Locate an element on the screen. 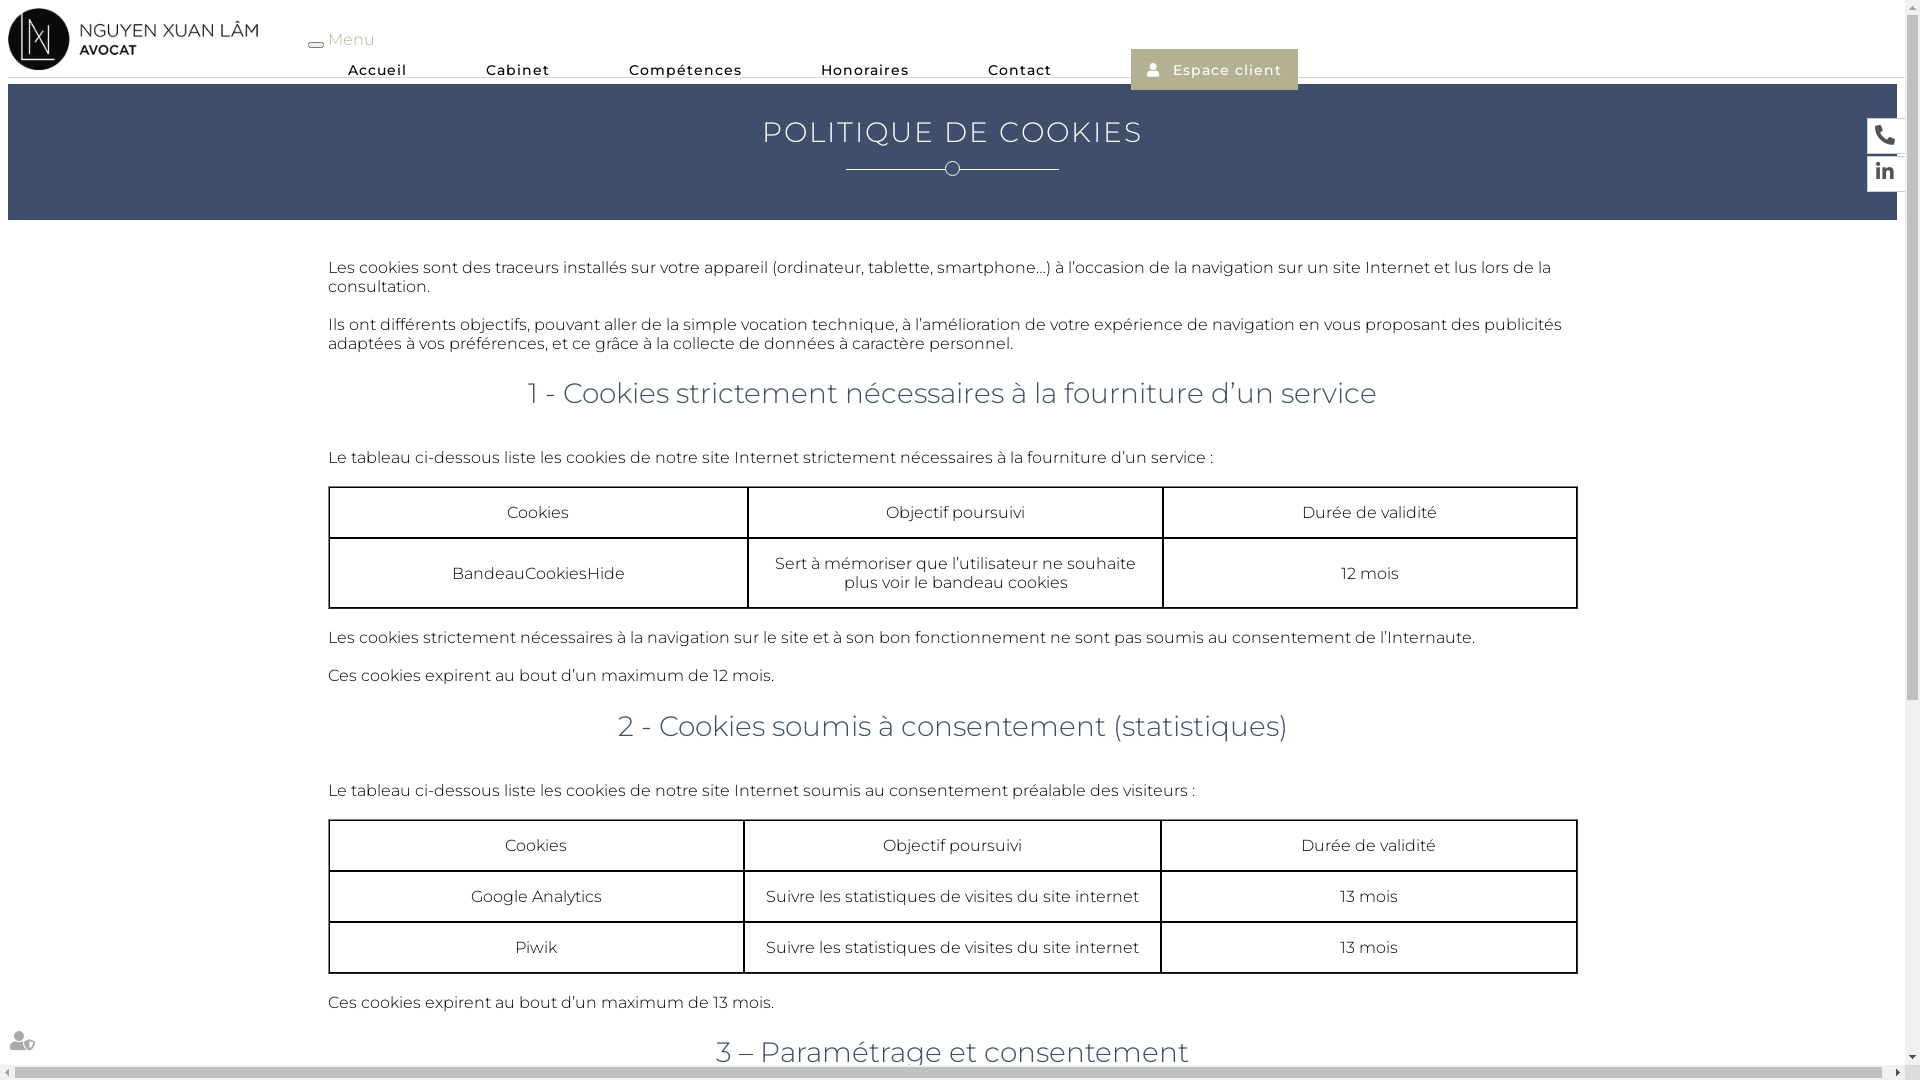  'Espace client' is located at coordinates (1147, 68).